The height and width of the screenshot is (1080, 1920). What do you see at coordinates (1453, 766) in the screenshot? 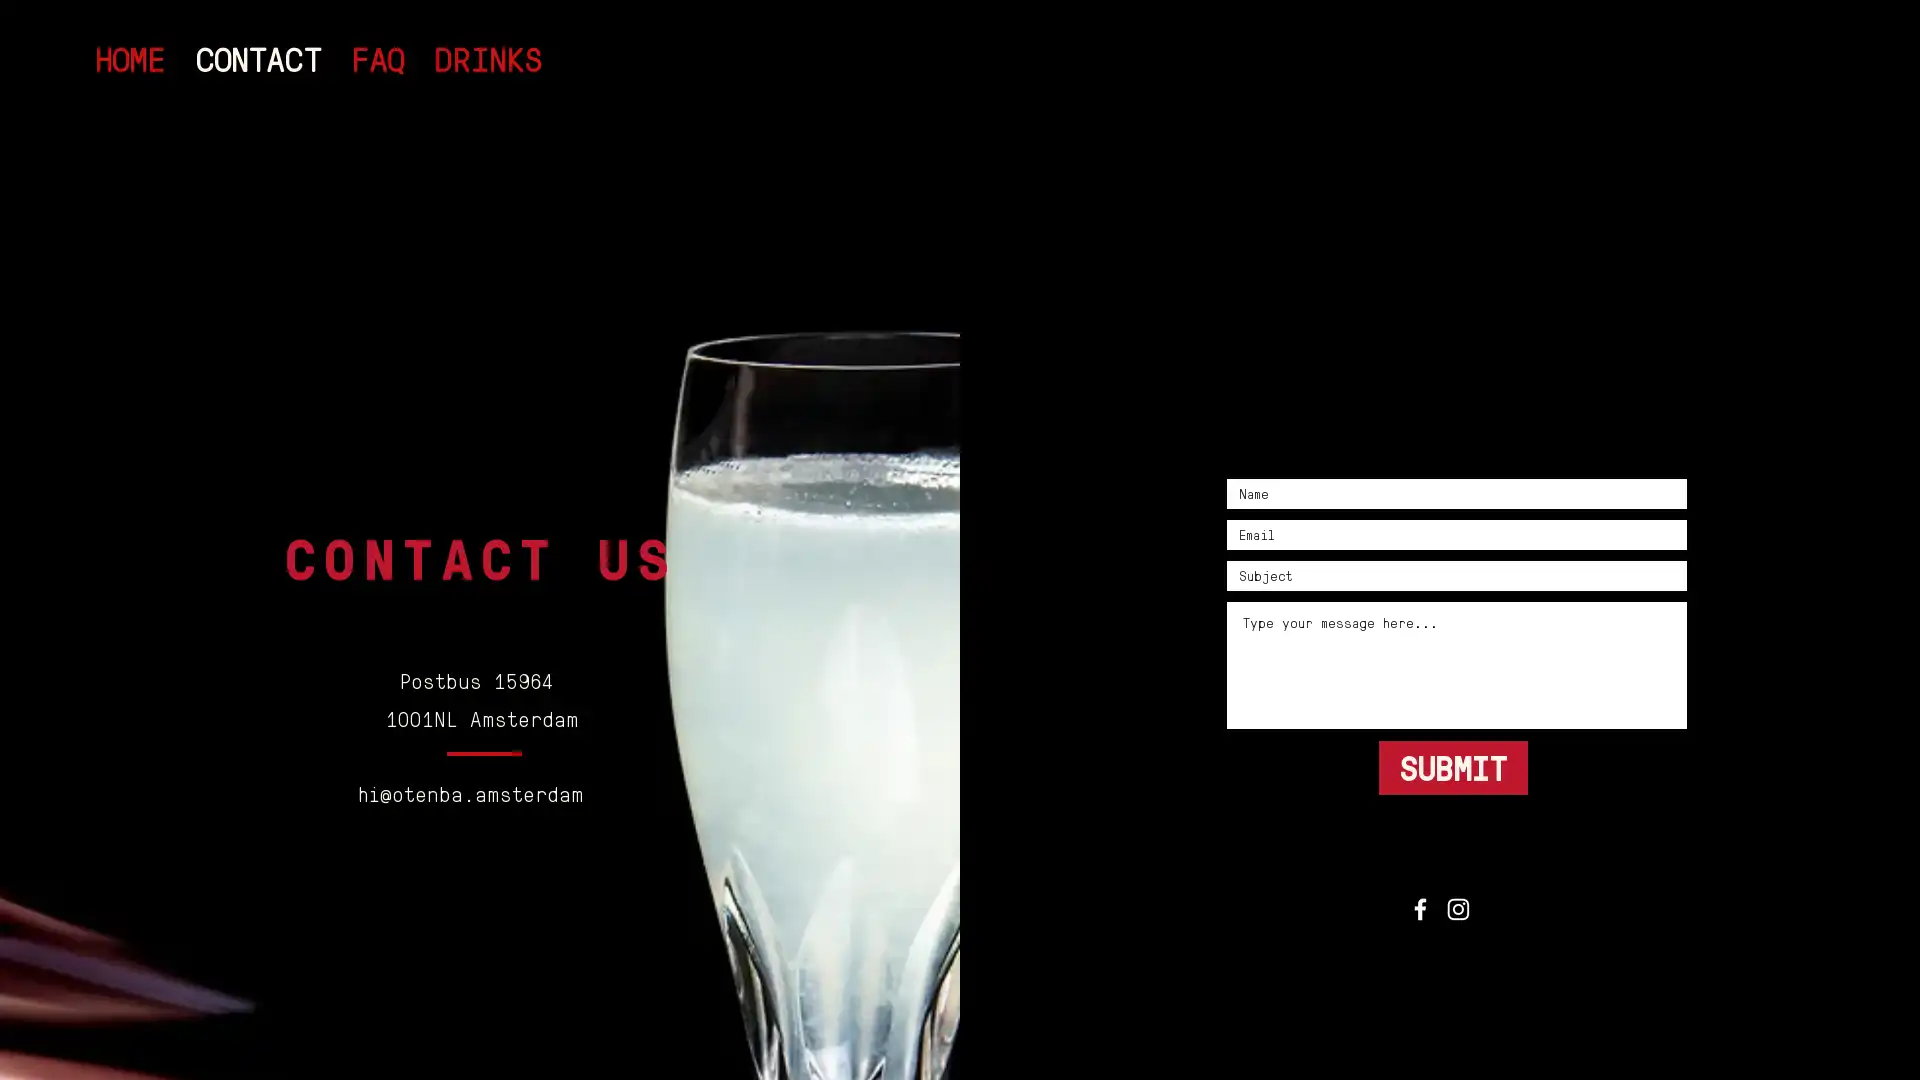
I see `SUBMIT` at bounding box center [1453, 766].